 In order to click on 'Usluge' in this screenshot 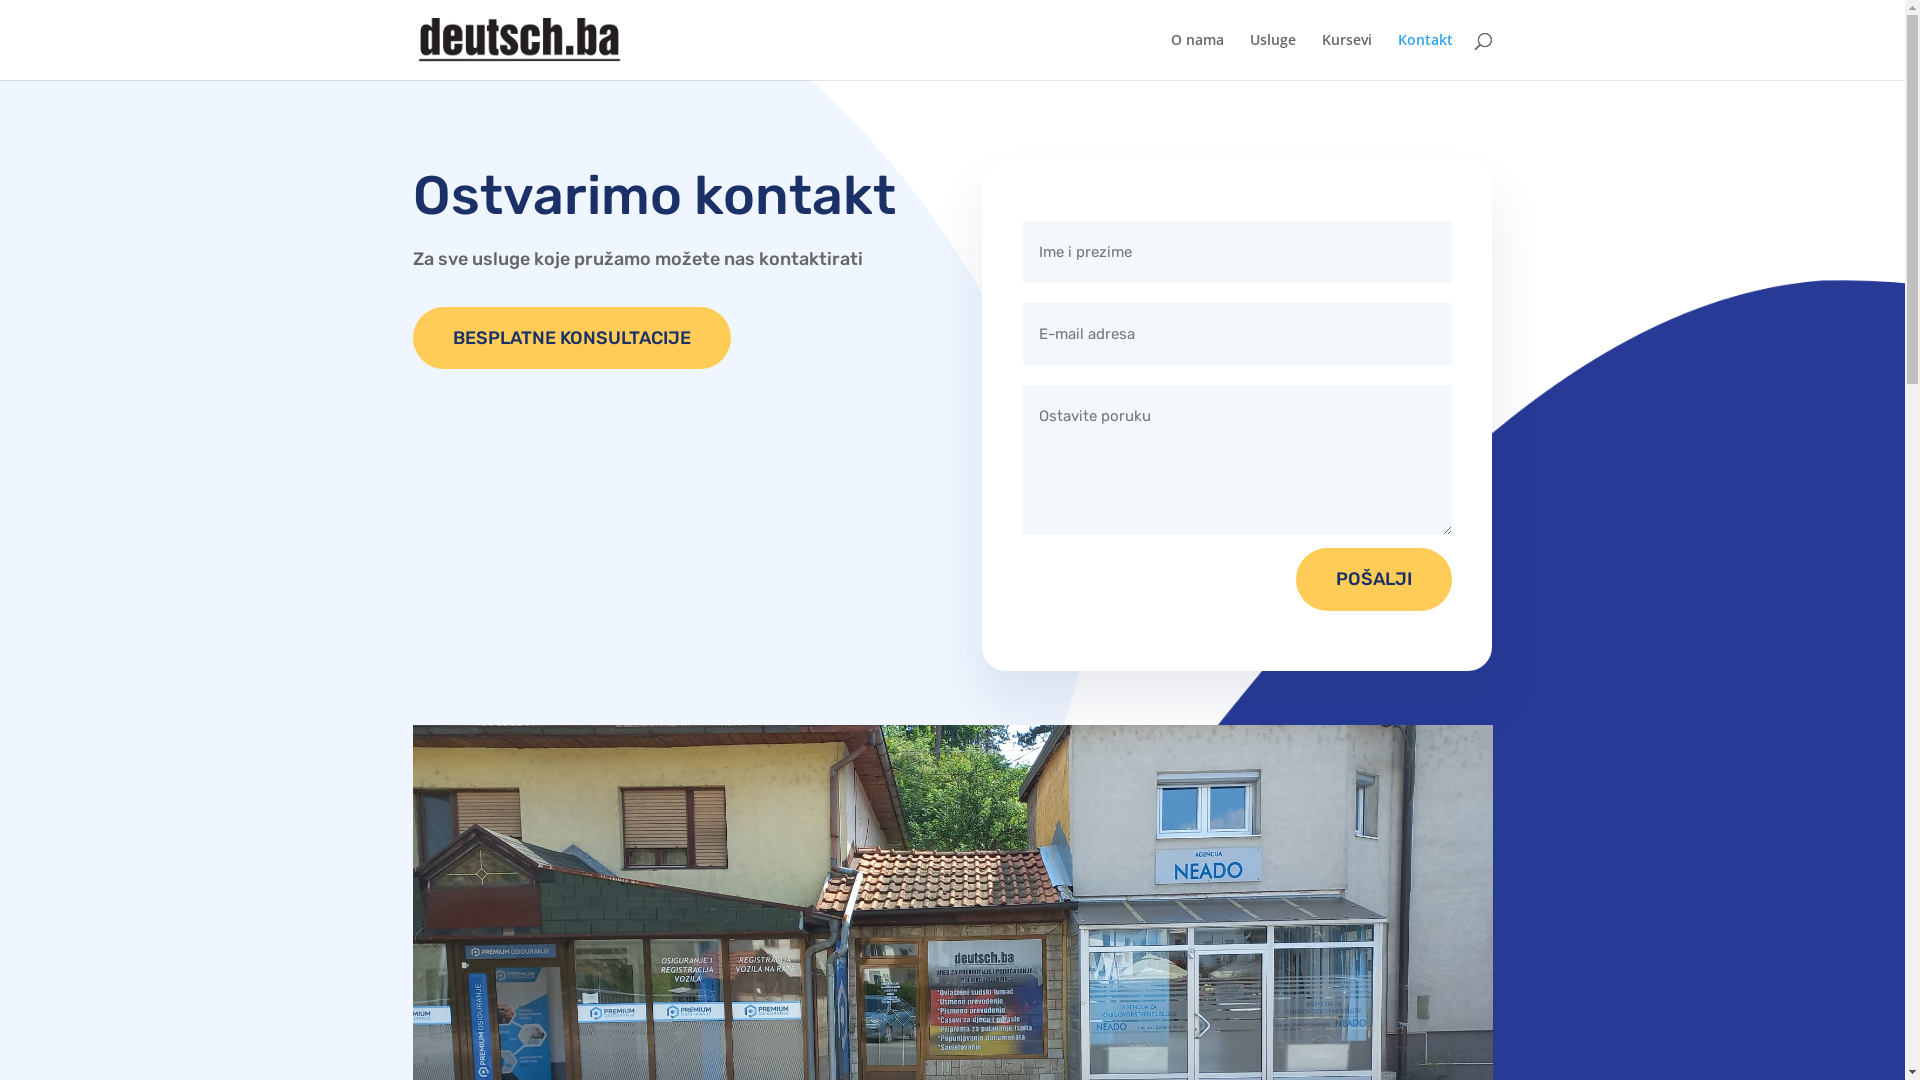, I will do `click(1271, 55)`.